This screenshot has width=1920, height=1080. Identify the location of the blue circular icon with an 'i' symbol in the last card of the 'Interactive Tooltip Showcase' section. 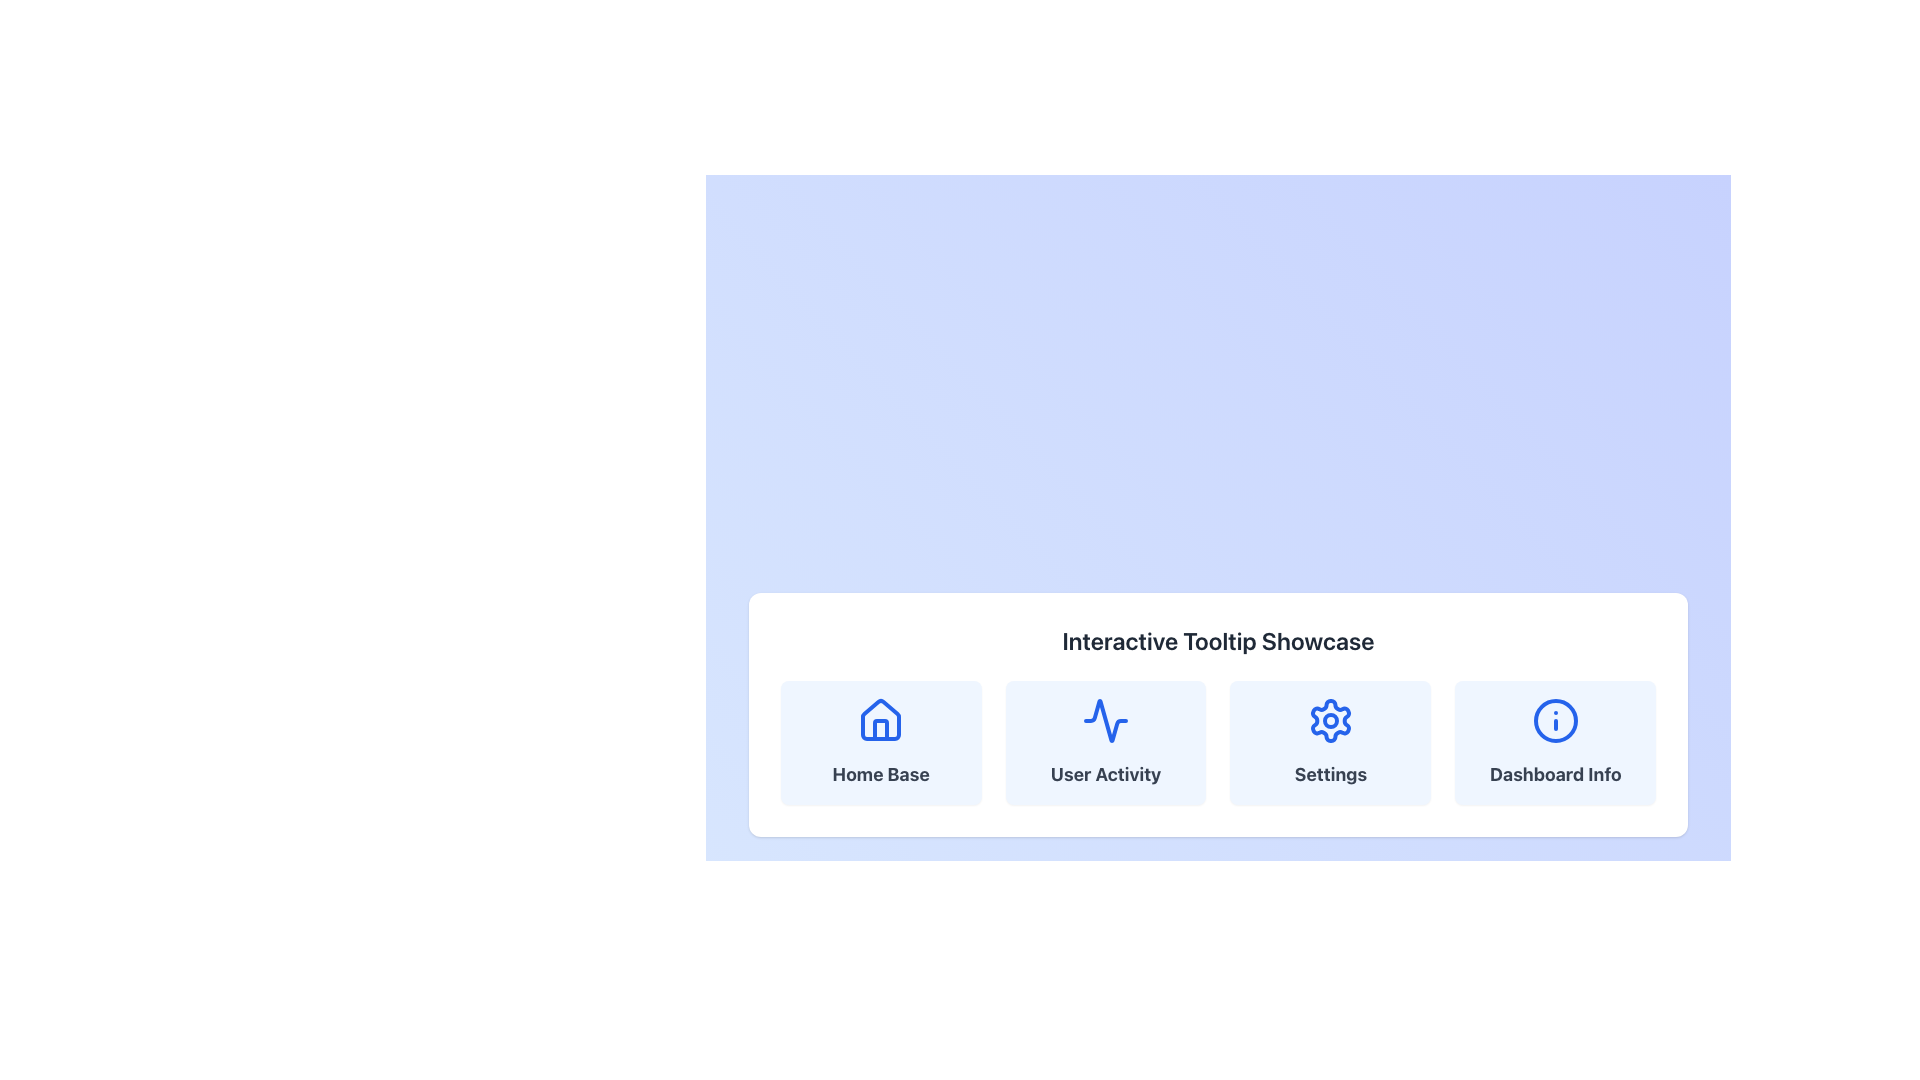
(1554, 721).